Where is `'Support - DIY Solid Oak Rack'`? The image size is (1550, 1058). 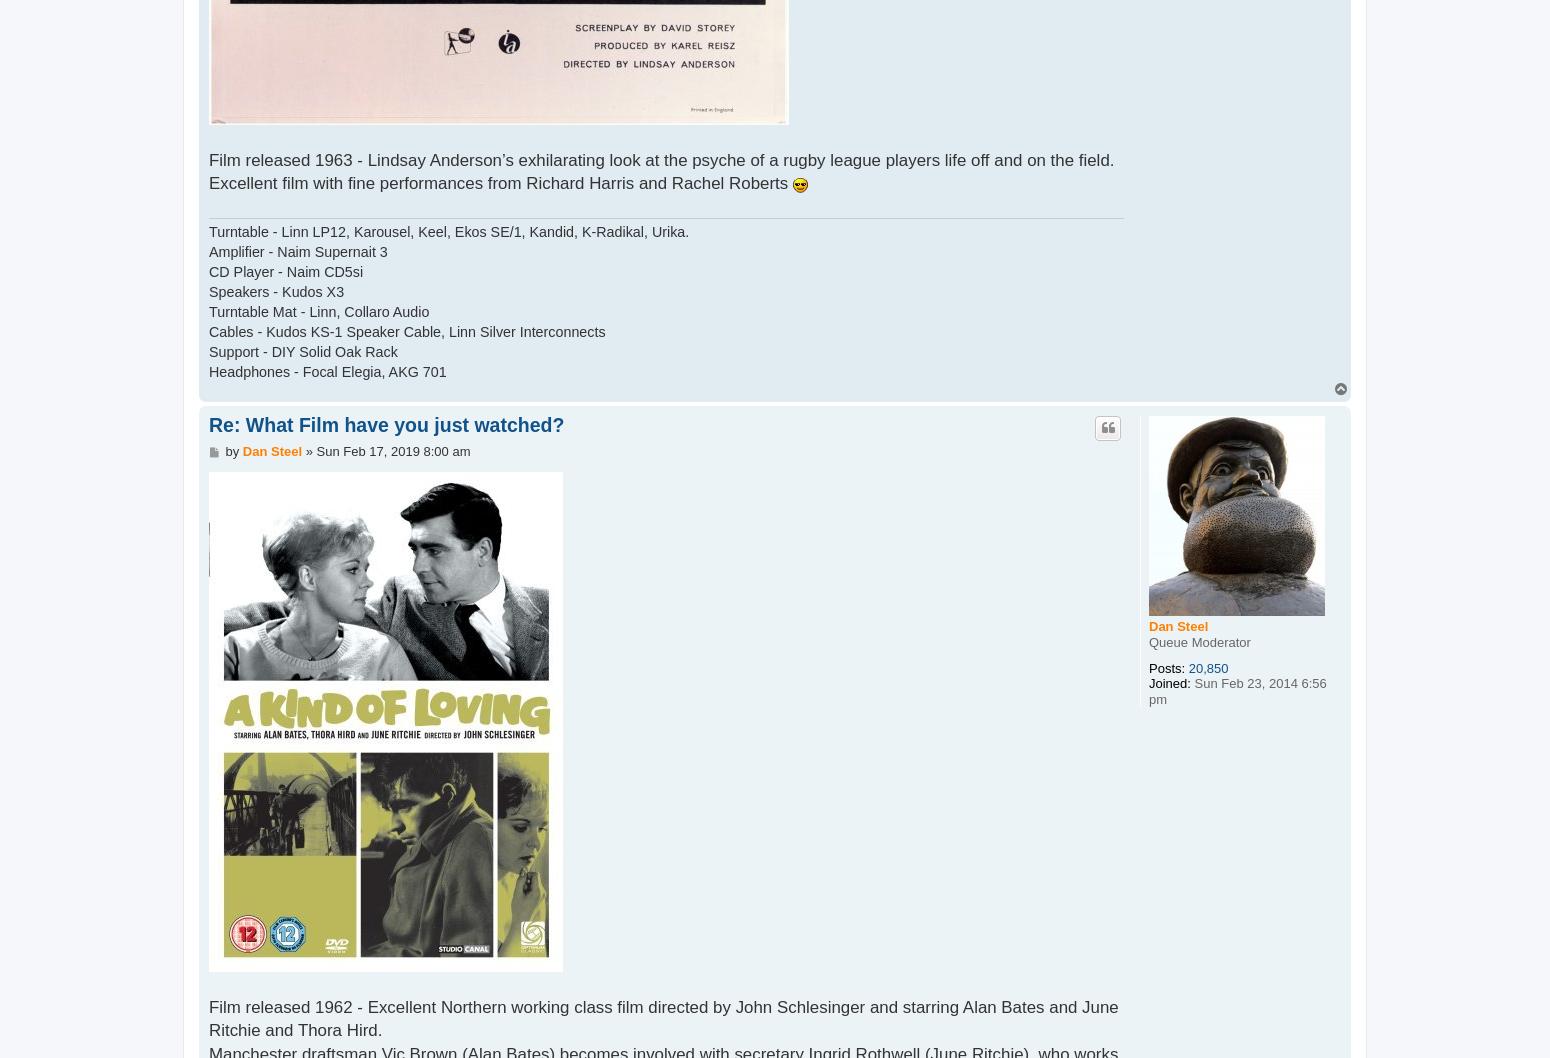
'Support - DIY Solid Oak Rack' is located at coordinates (303, 350).